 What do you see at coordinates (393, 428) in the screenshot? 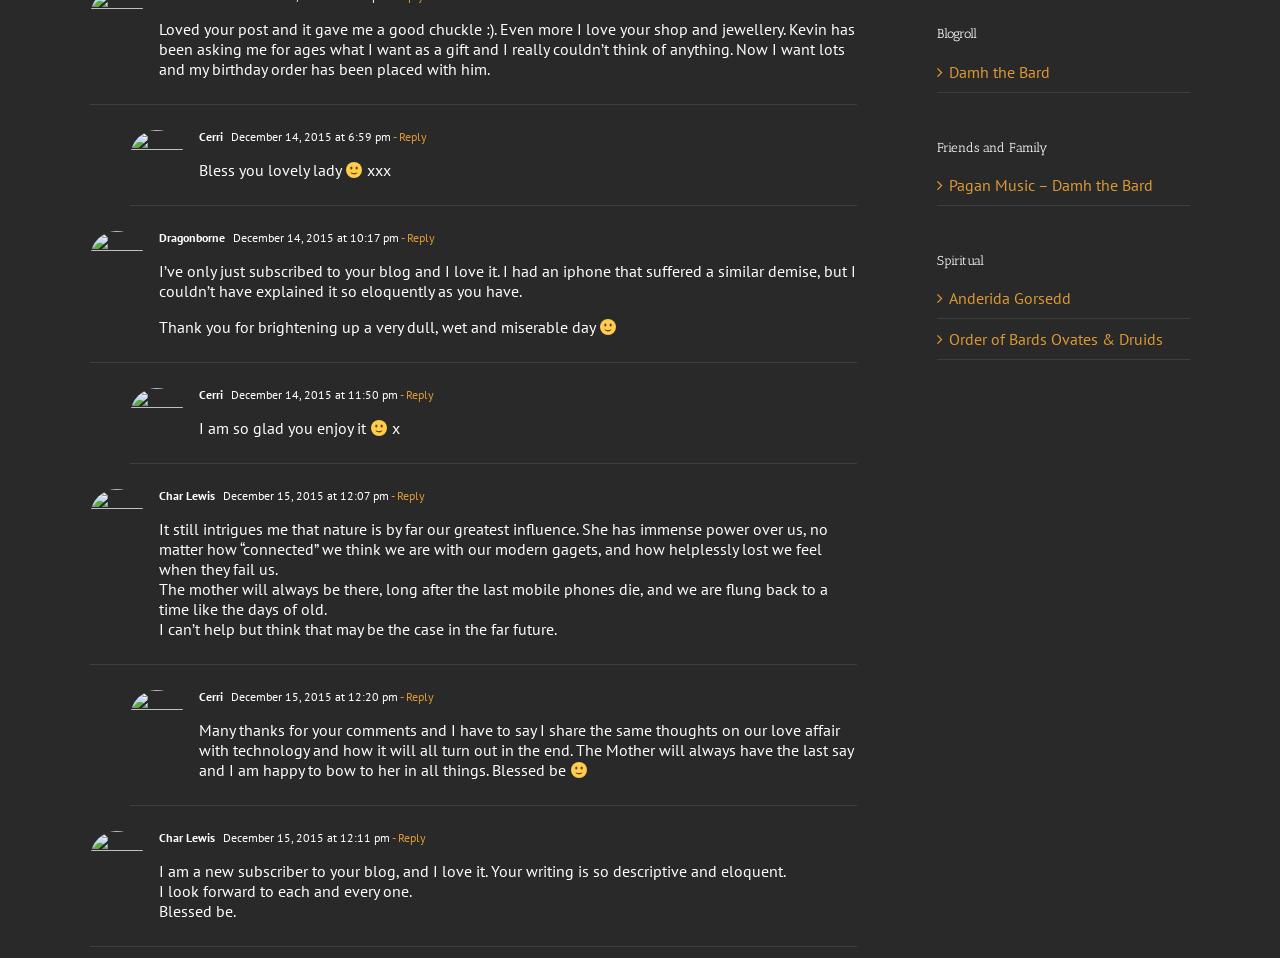
I see `'x'` at bounding box center [393, 428].